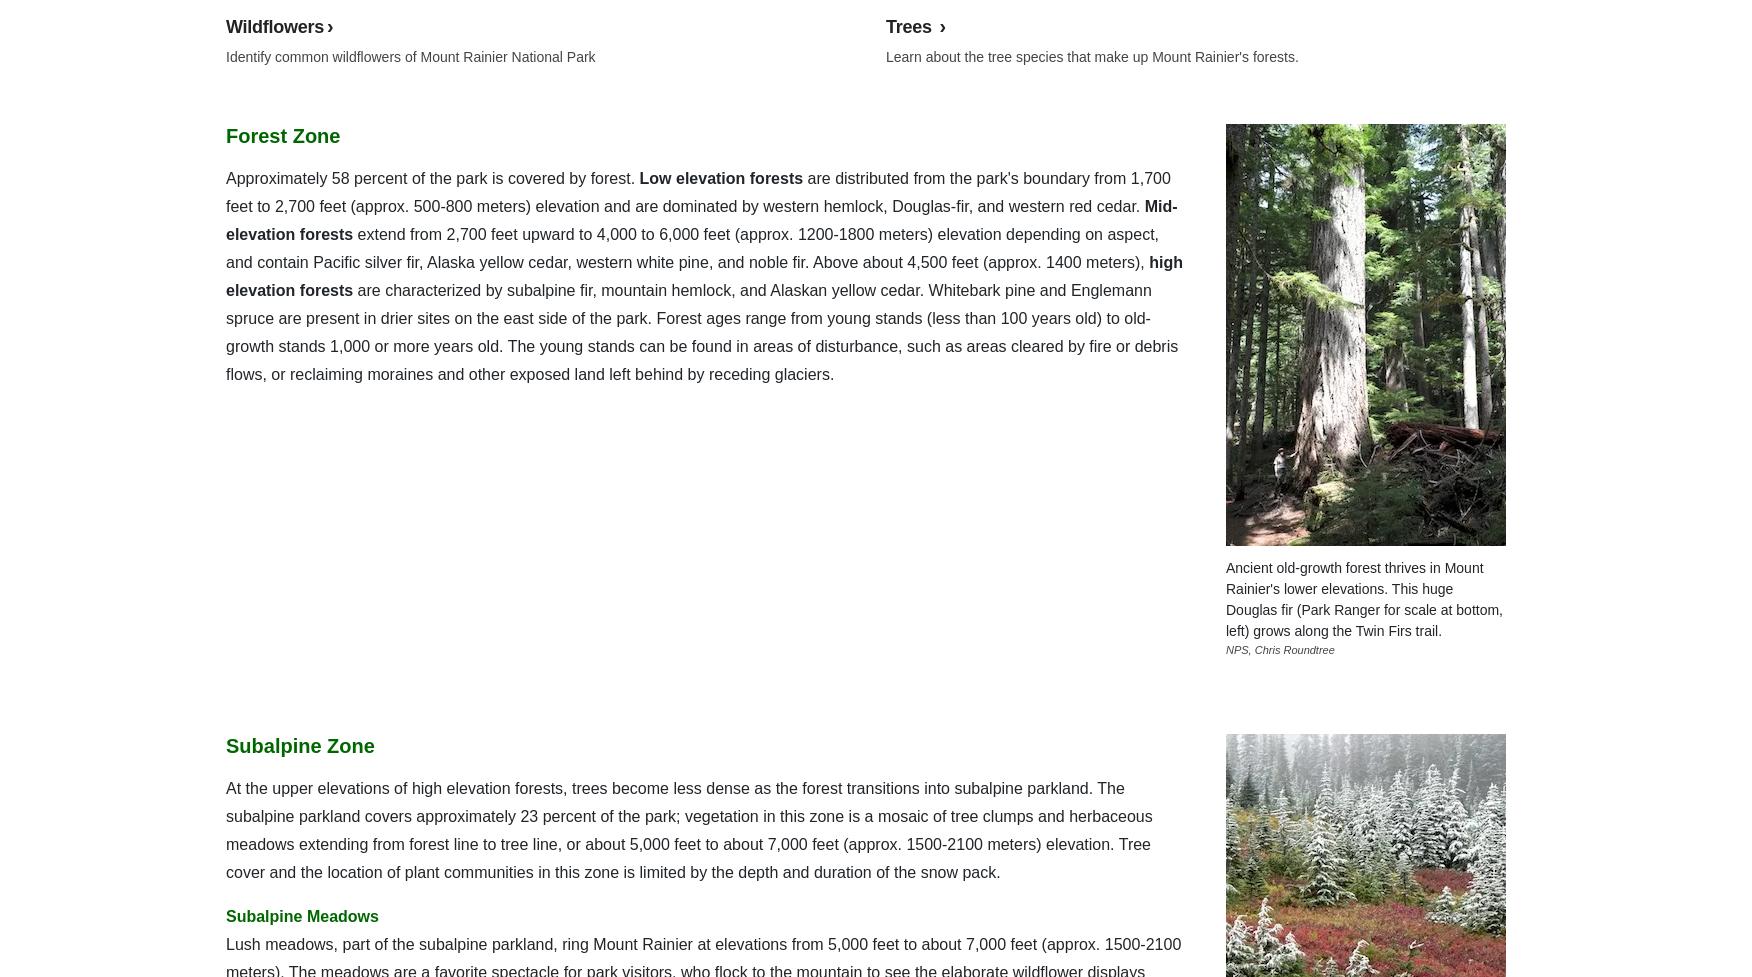 Image resolution: width=1752 pixels, height=977 pixels. What do you see at coordinates (595, 50) in the screenshot?
I see `'Vulnerability Disclosure Policy'` at bounding box center [595, 50].